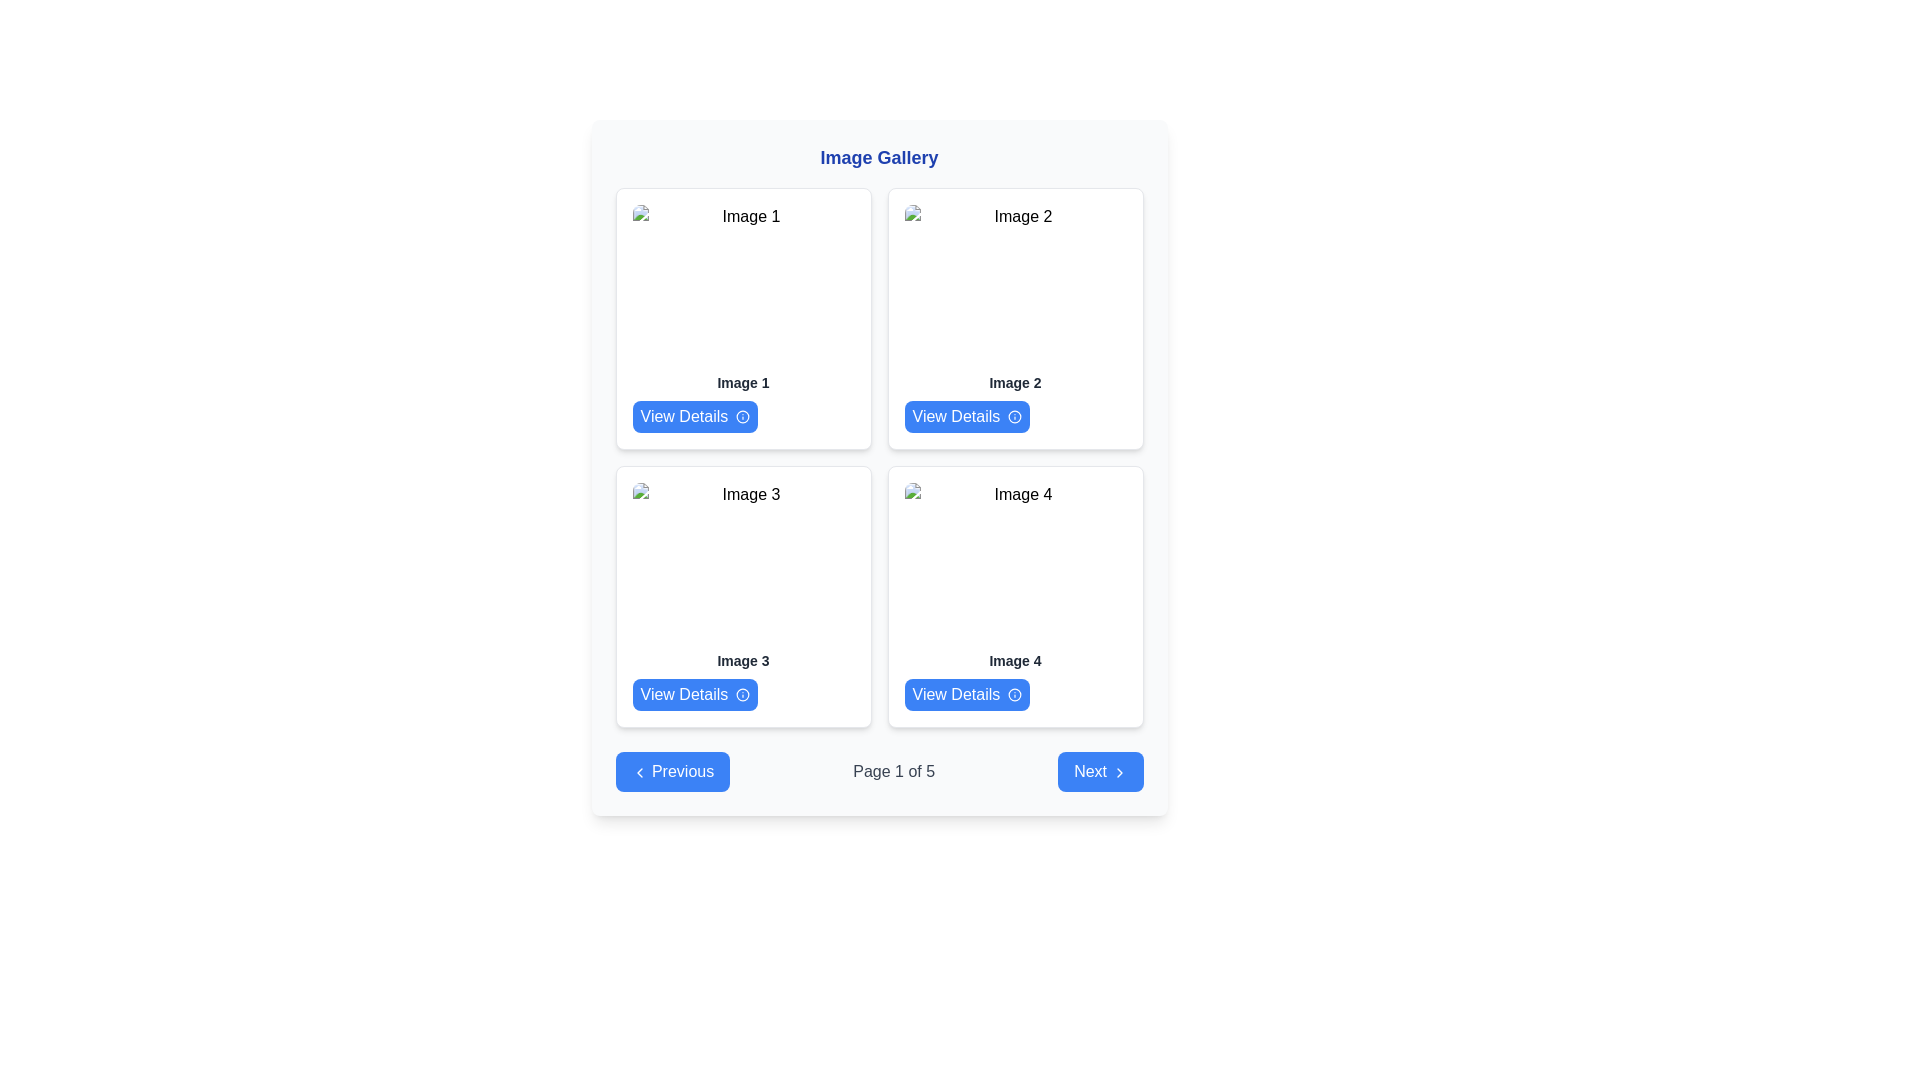  Describe the element at coordinates (672, 770) in the screenshot. I see `the navigation button located at the bottom left of the pagination controls` at that location.